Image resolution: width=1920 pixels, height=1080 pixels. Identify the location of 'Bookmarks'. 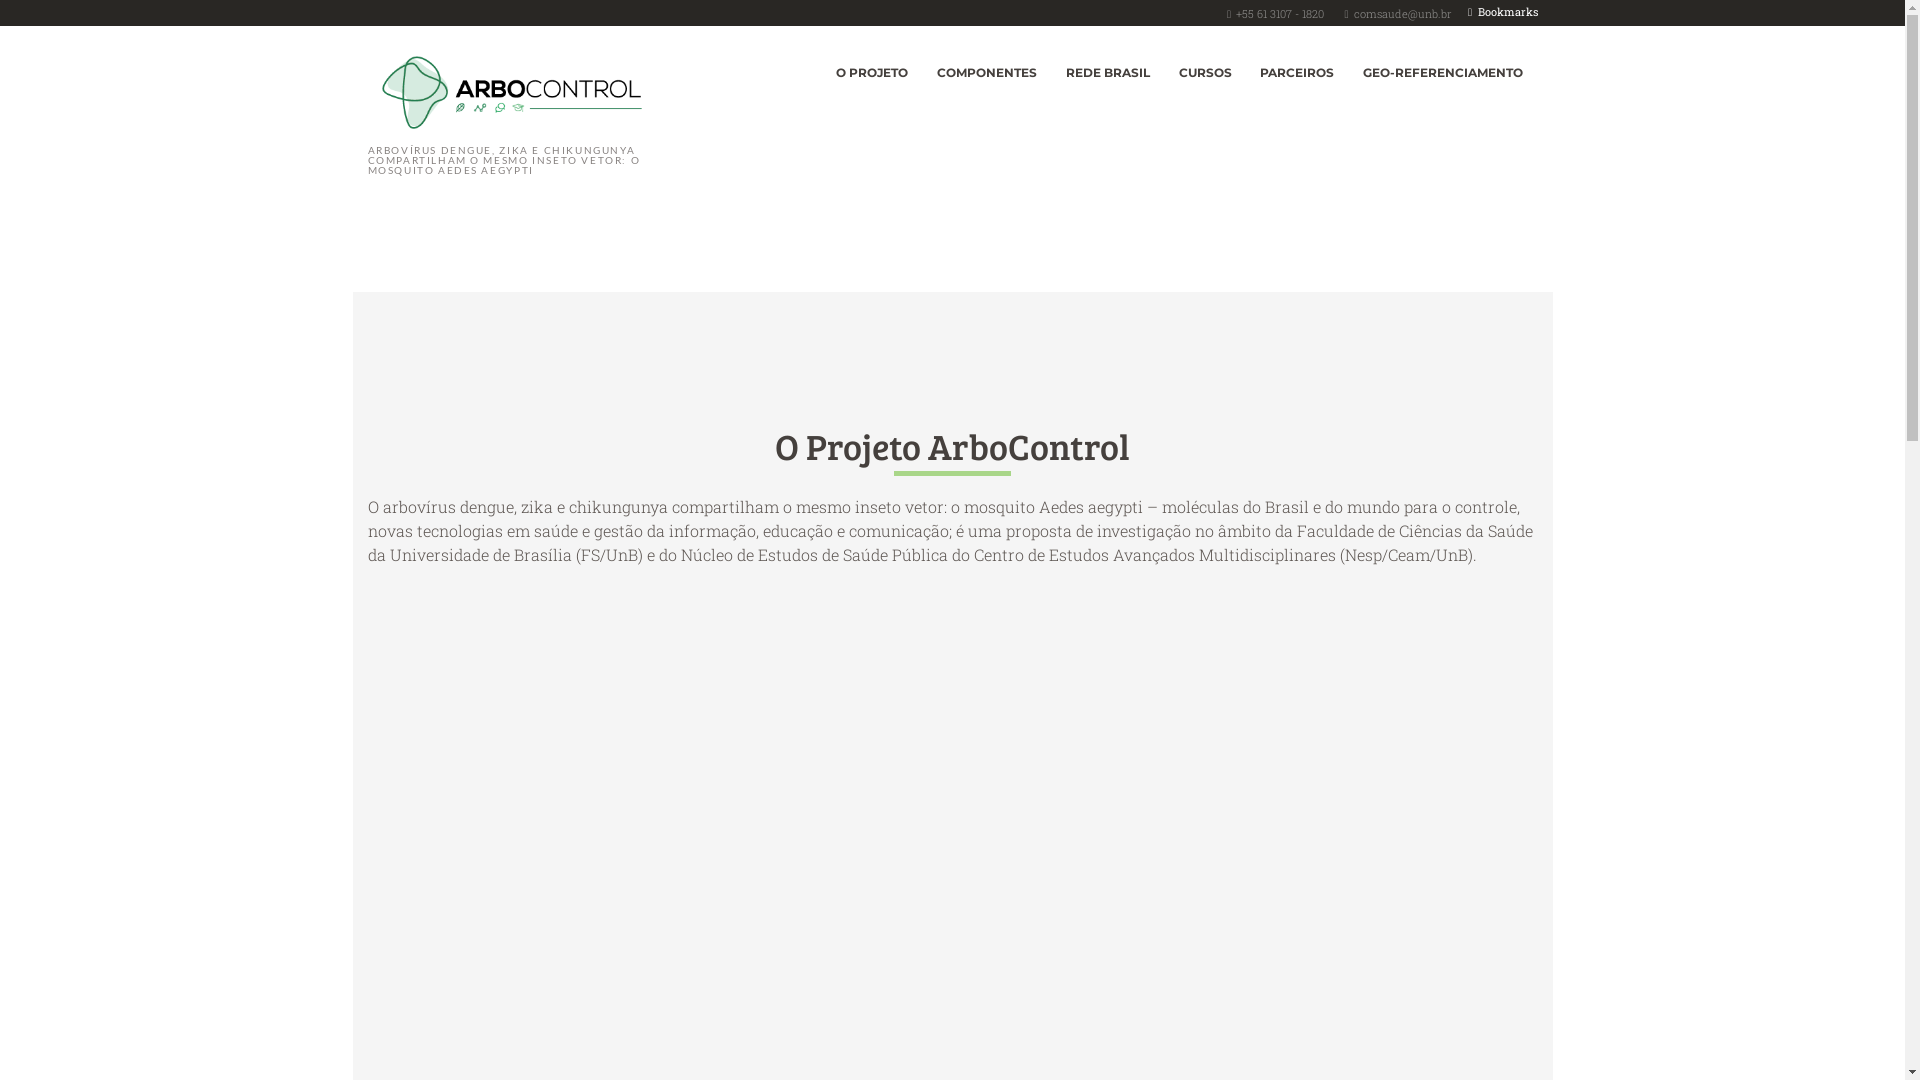
(1502, 11).